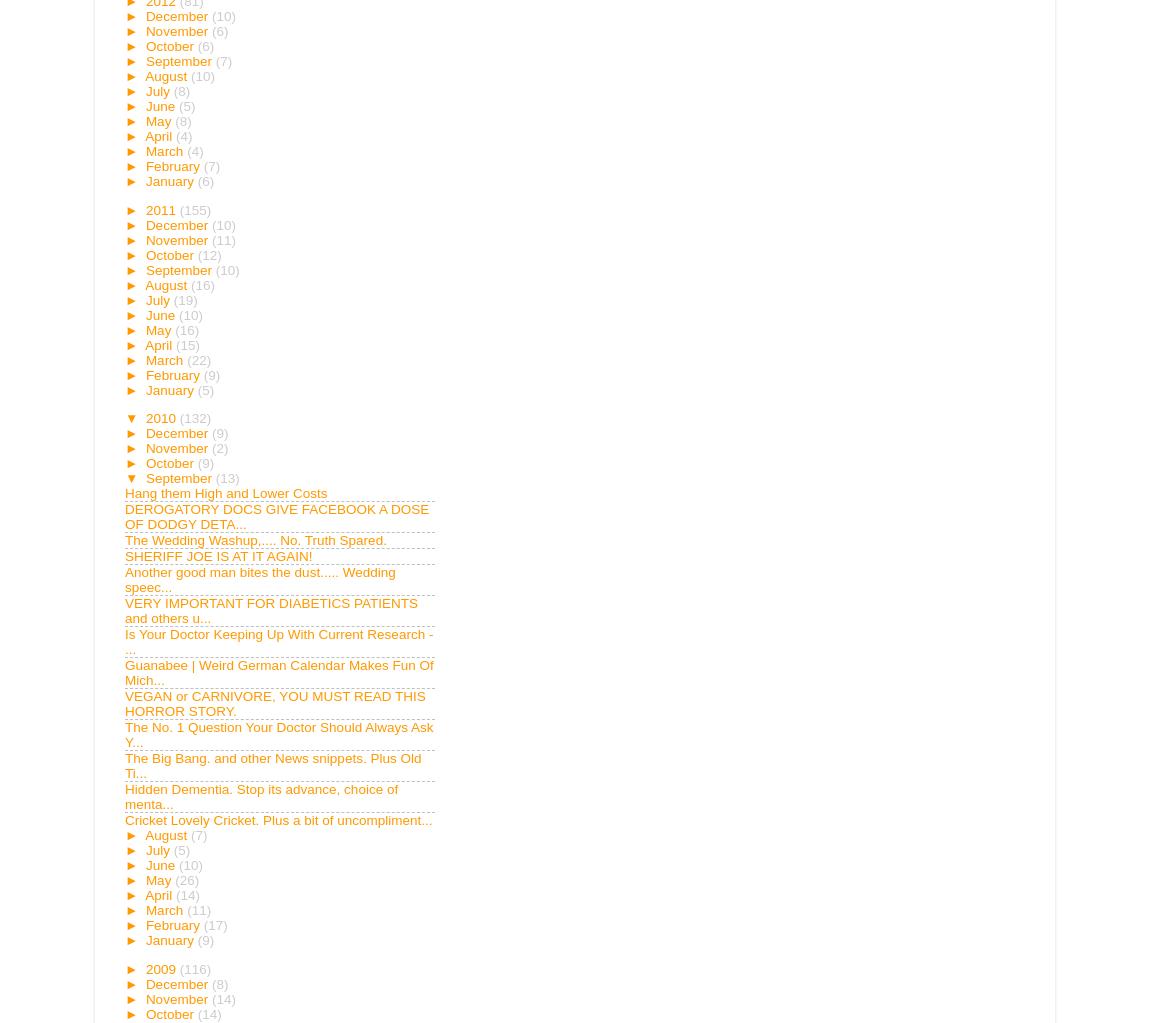  Describe the element at coordinates (214, 924) in the screenshot. I see `'(17)'` at that location.